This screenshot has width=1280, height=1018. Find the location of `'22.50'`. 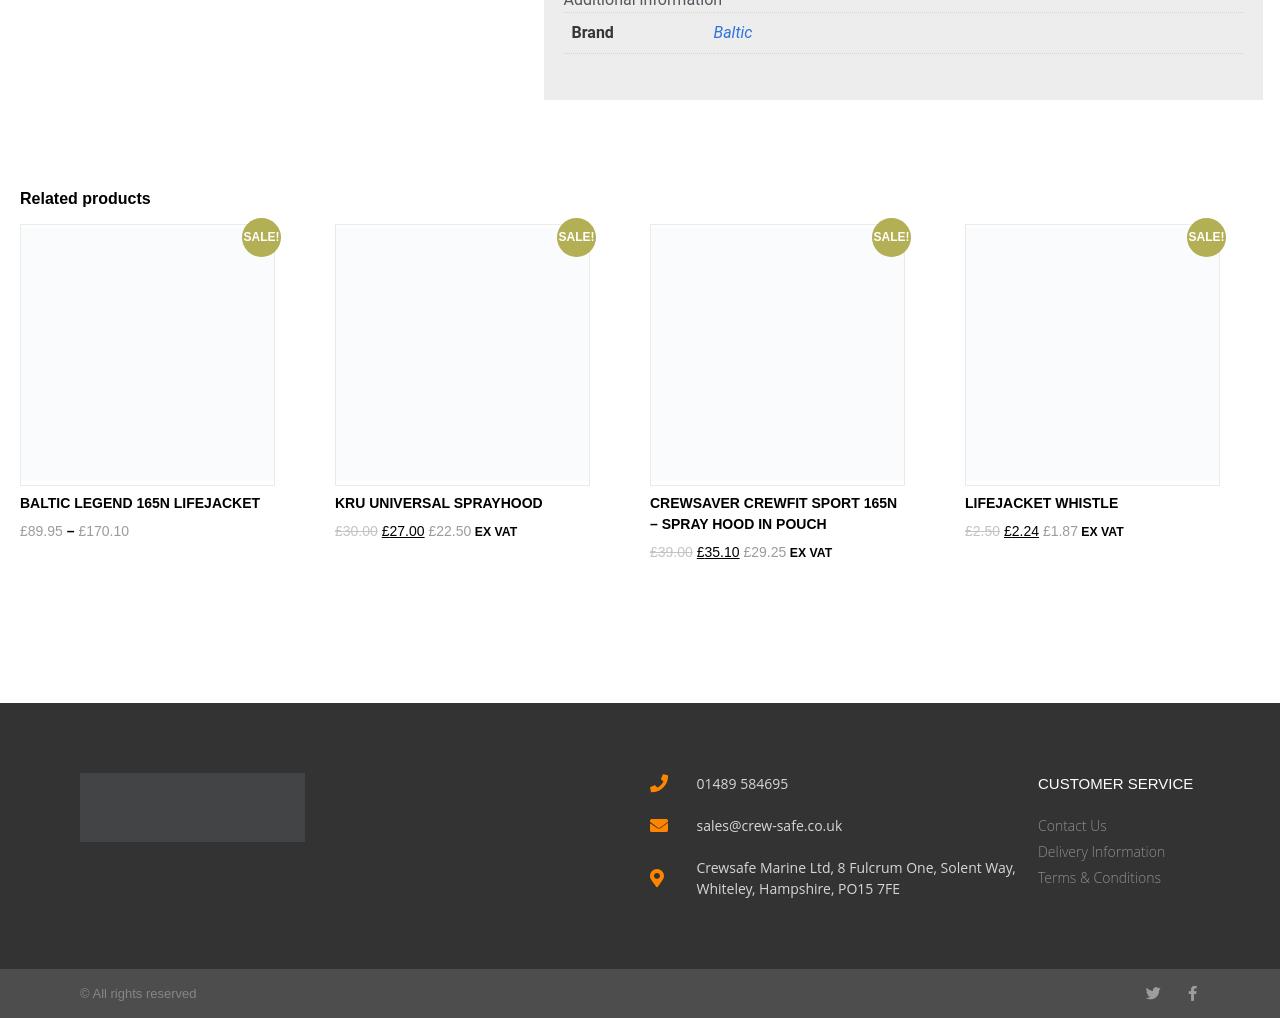

'22.50' is located at coordinates (434, 528).